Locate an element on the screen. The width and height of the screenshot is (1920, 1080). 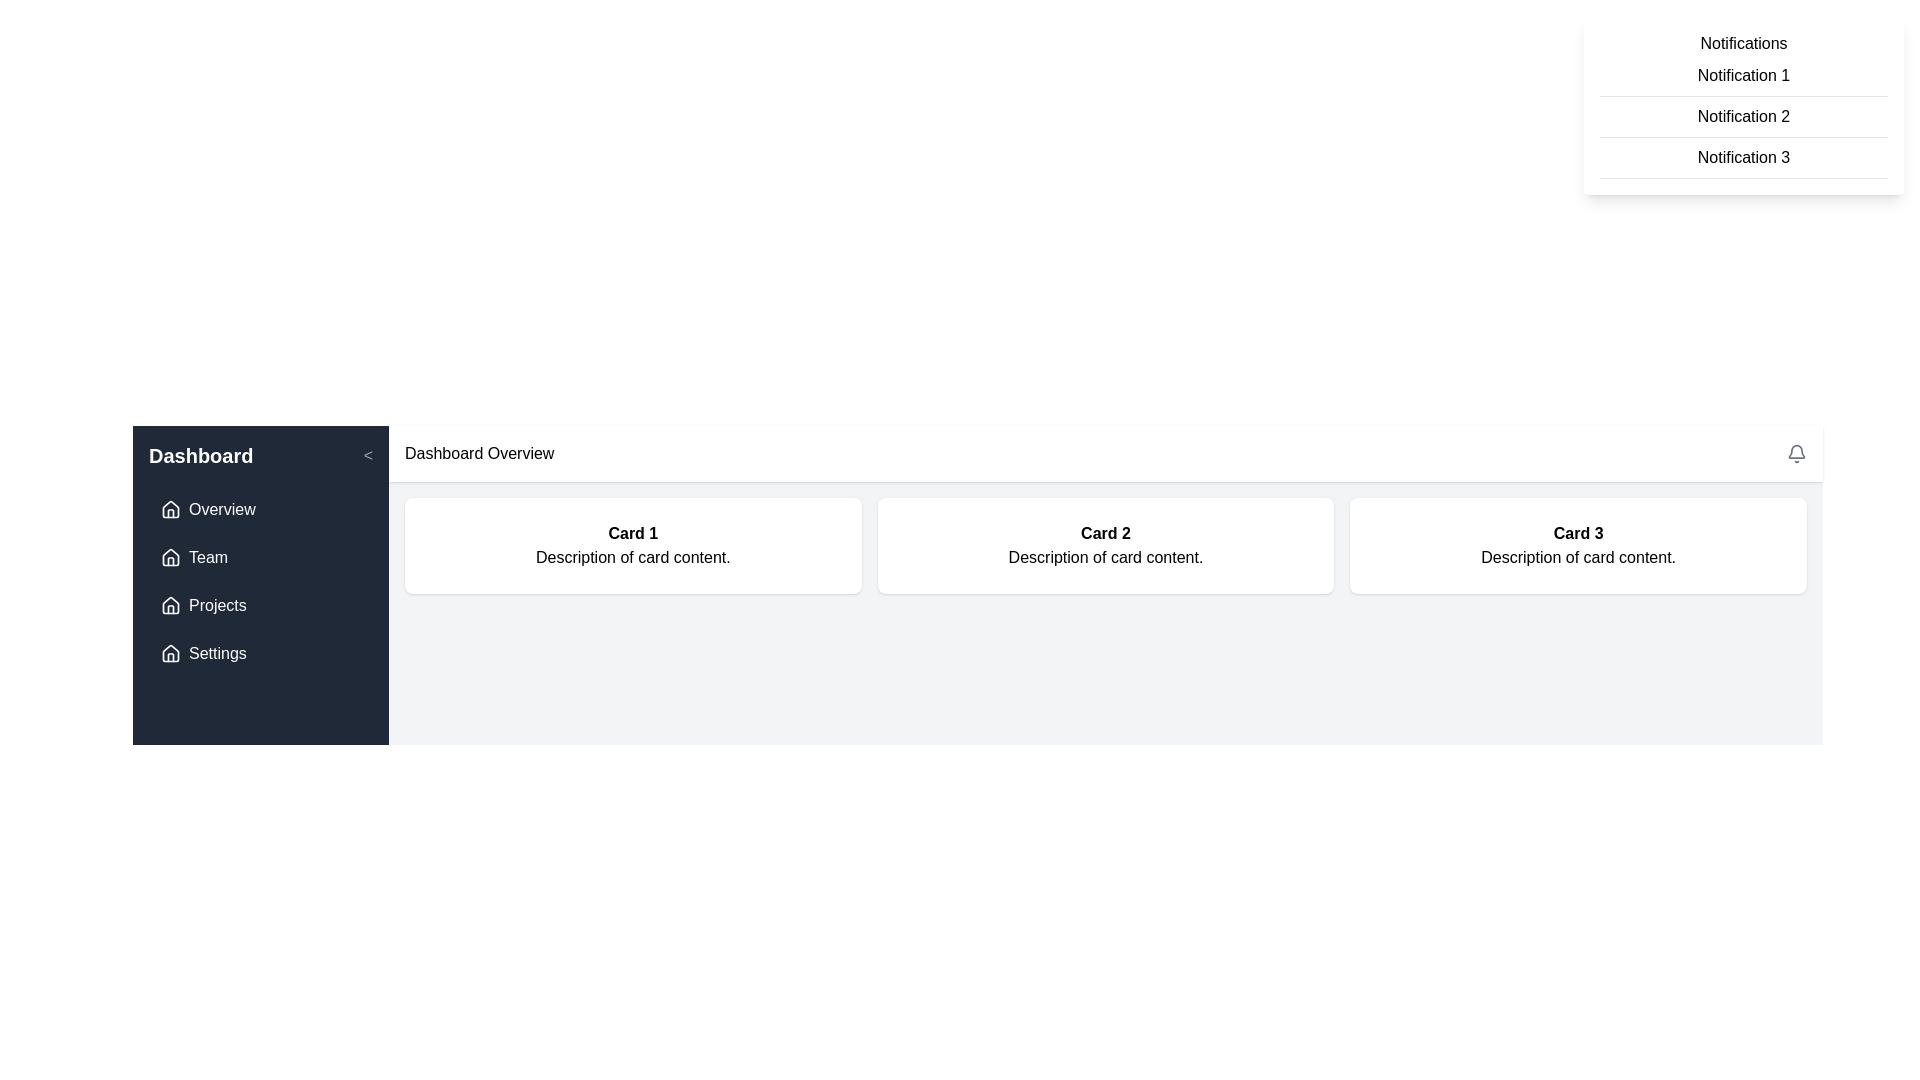
the title text element located at the top-center of the second card in a horizontal array of cards, which indicates the card's content is located at coordinates (1104, 532).